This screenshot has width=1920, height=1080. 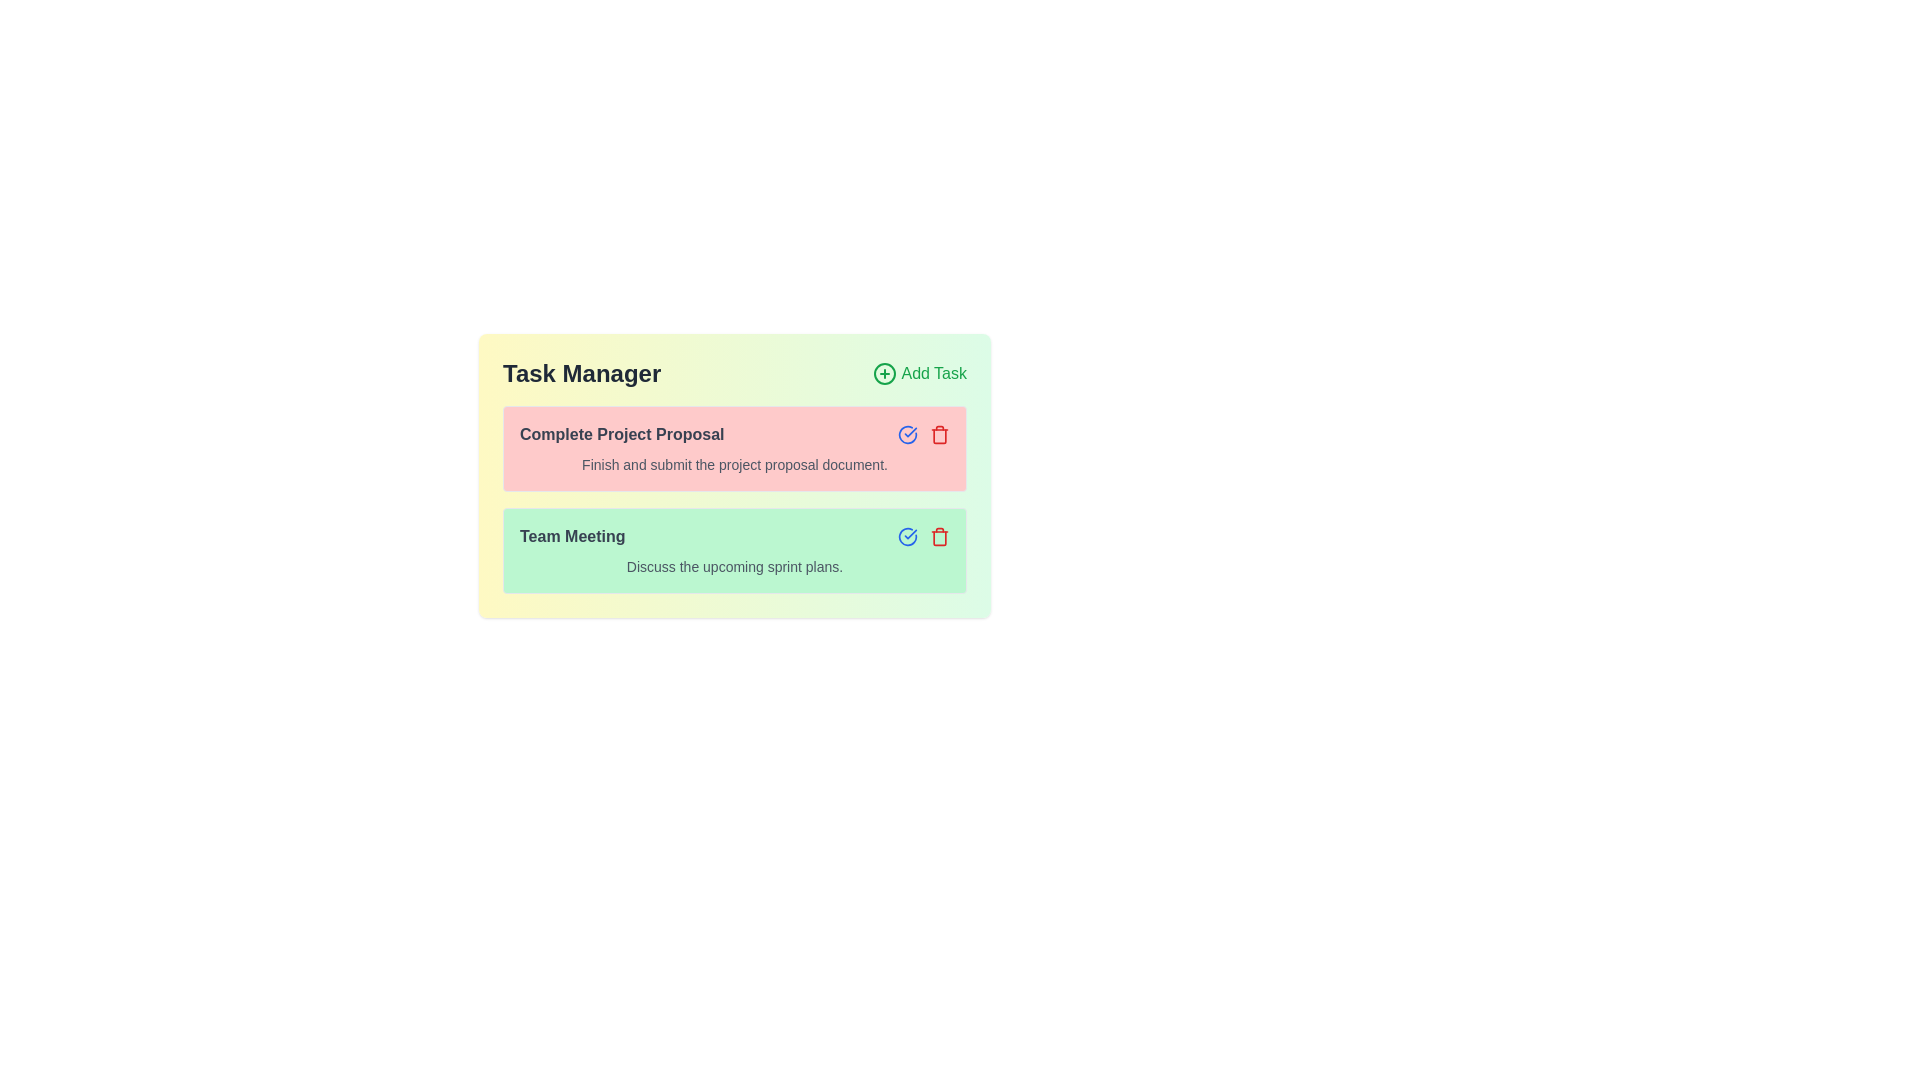 I want to click on the interactive completion toggle icon located, so click(x=906, y=434).